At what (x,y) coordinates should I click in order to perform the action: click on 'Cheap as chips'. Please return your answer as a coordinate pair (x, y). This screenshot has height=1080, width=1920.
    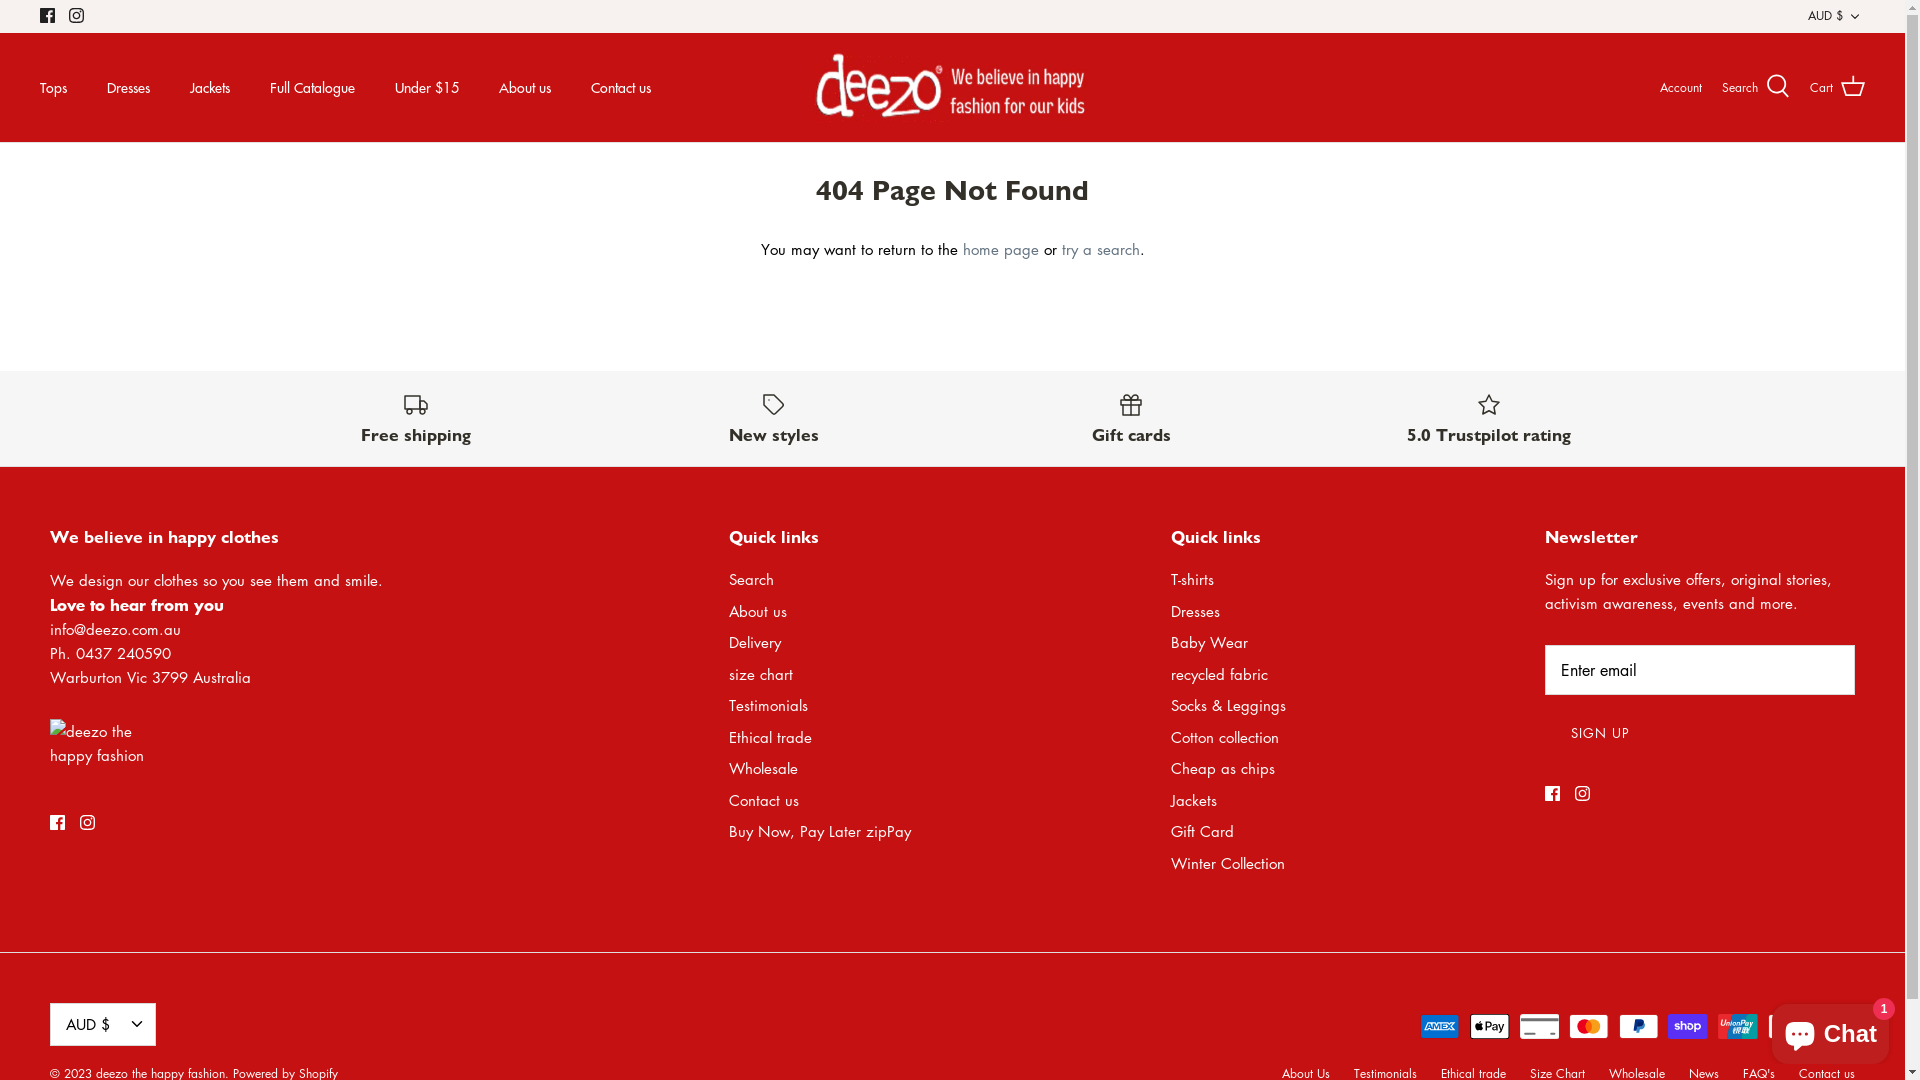
    Looking at the image, I should click on (1222, 766).